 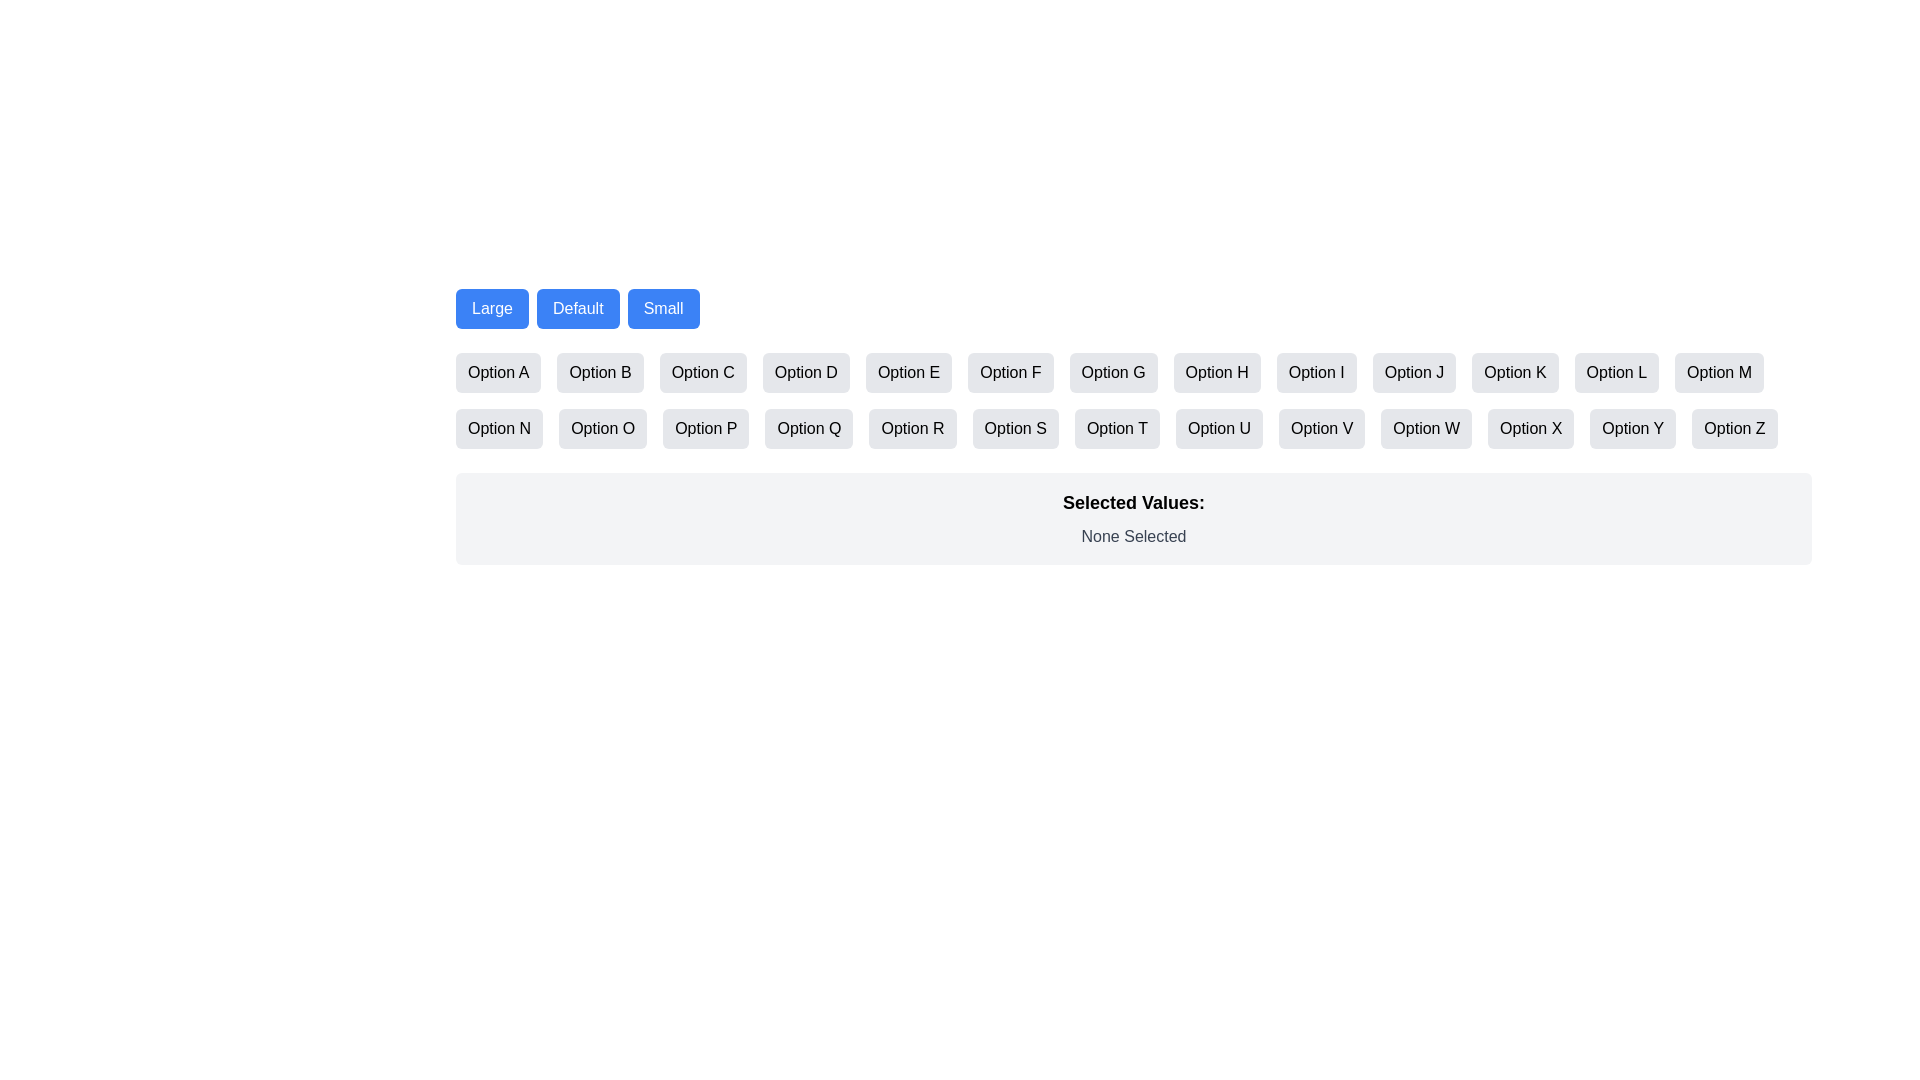 I want to click on the button labeled 'Option D', which is a rounded rectangular button with a light gray background and black text, so click(x=806, y=373).